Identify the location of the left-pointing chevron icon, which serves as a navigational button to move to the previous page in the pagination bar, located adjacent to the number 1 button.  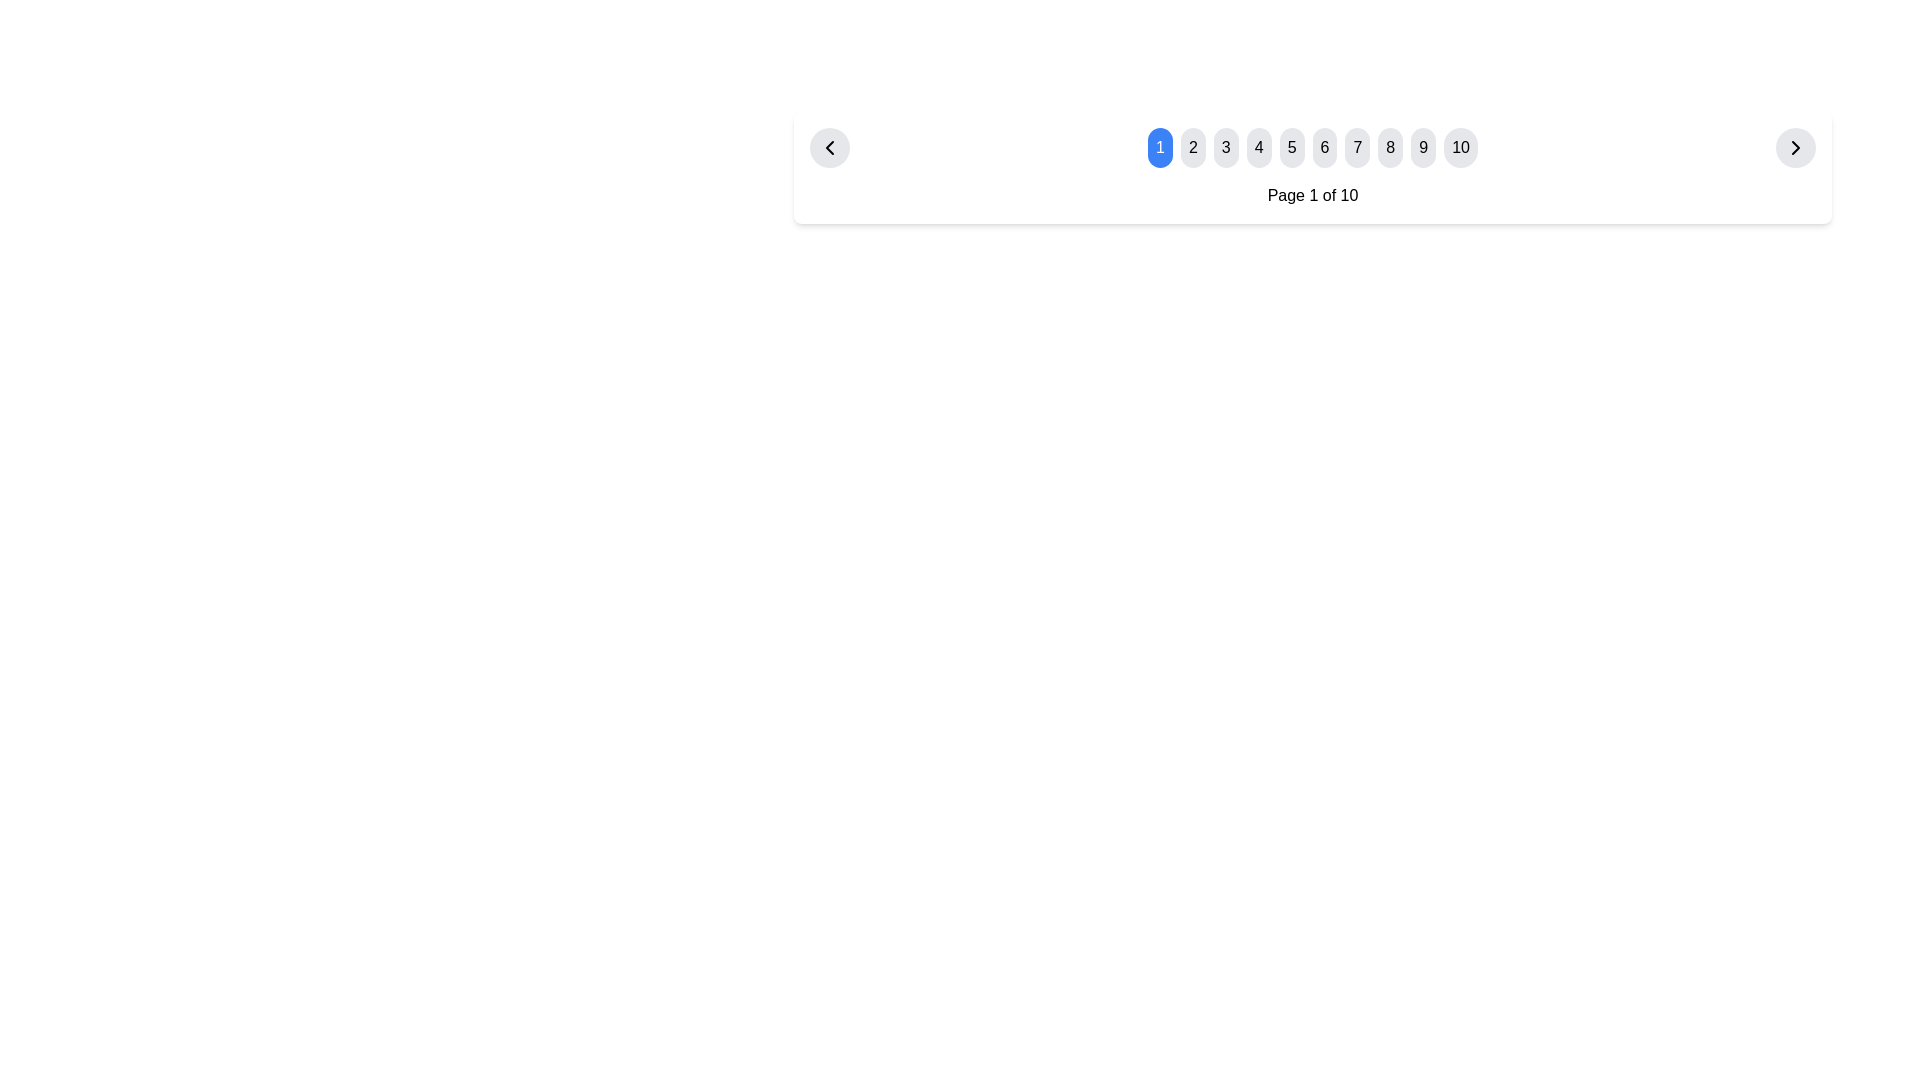
(830, 146).